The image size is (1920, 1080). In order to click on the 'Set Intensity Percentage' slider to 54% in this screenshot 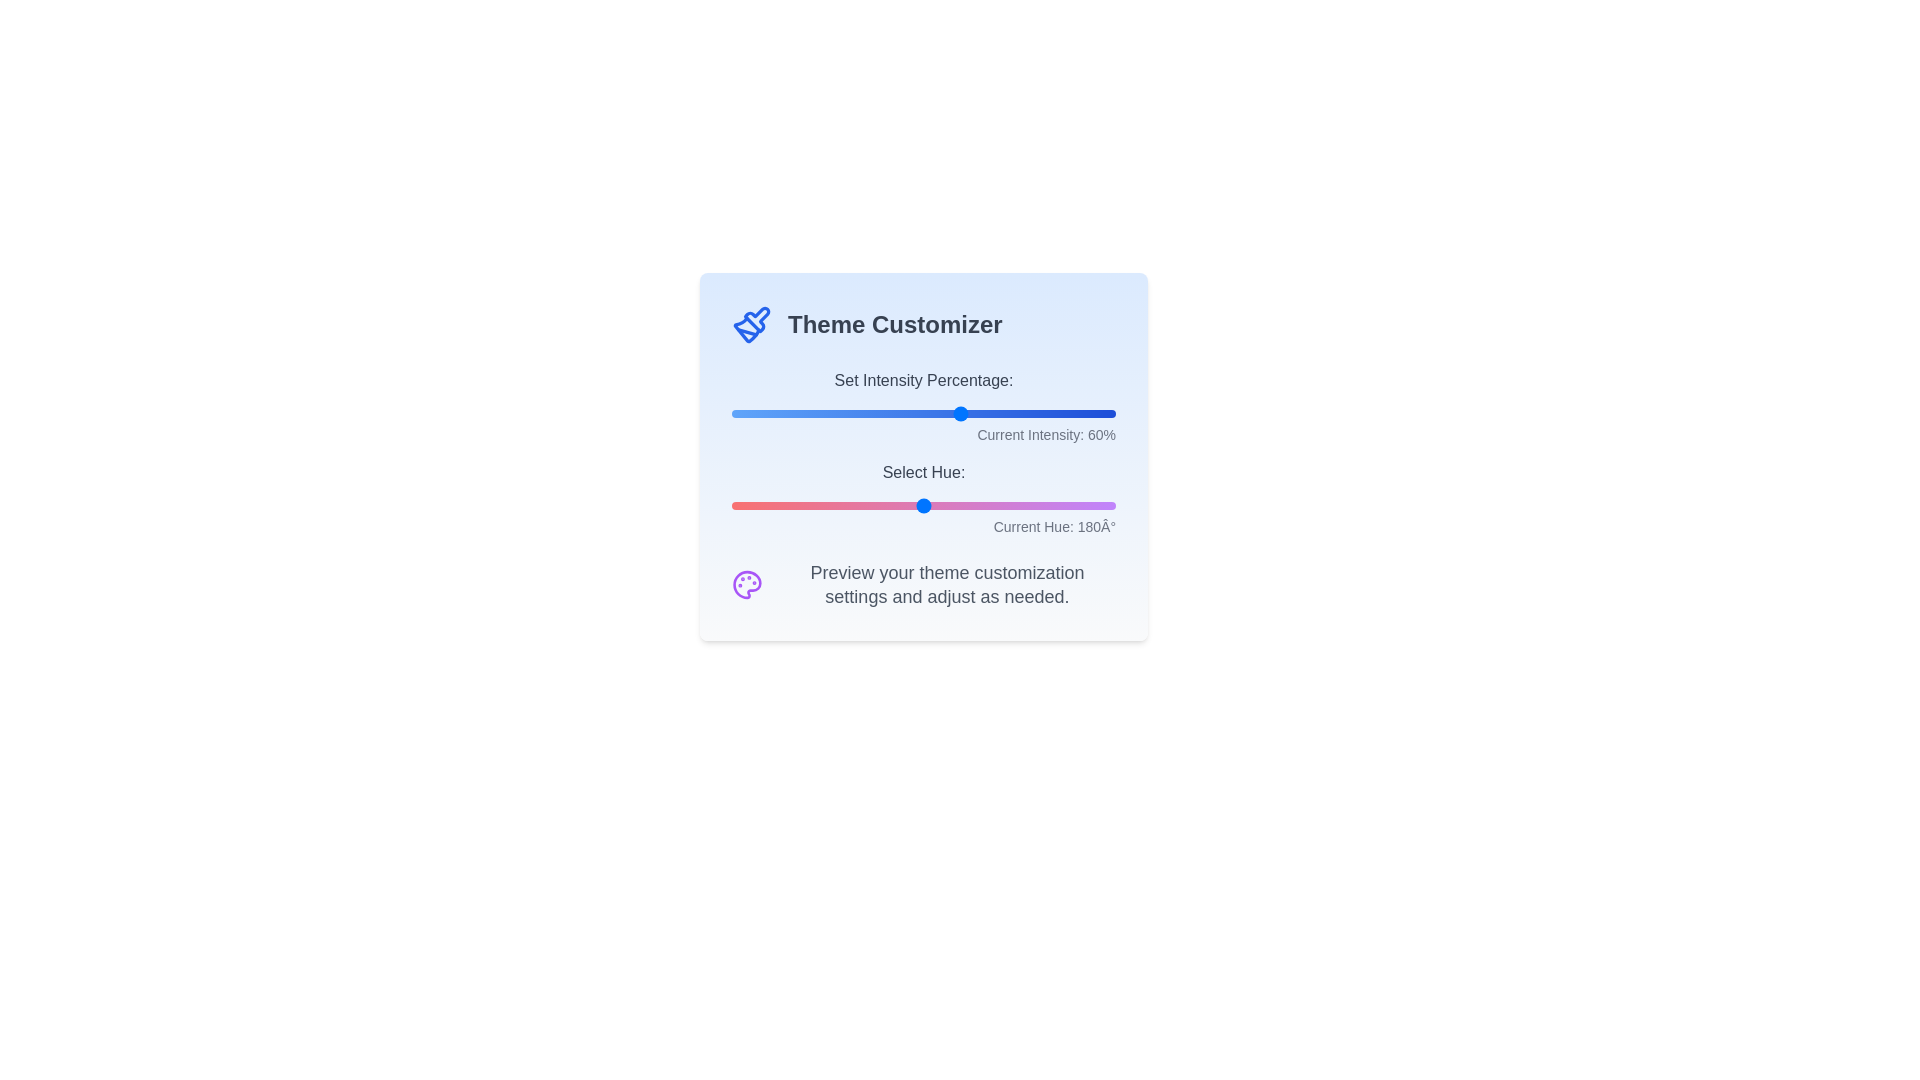, I will do `click(938, 412)`.